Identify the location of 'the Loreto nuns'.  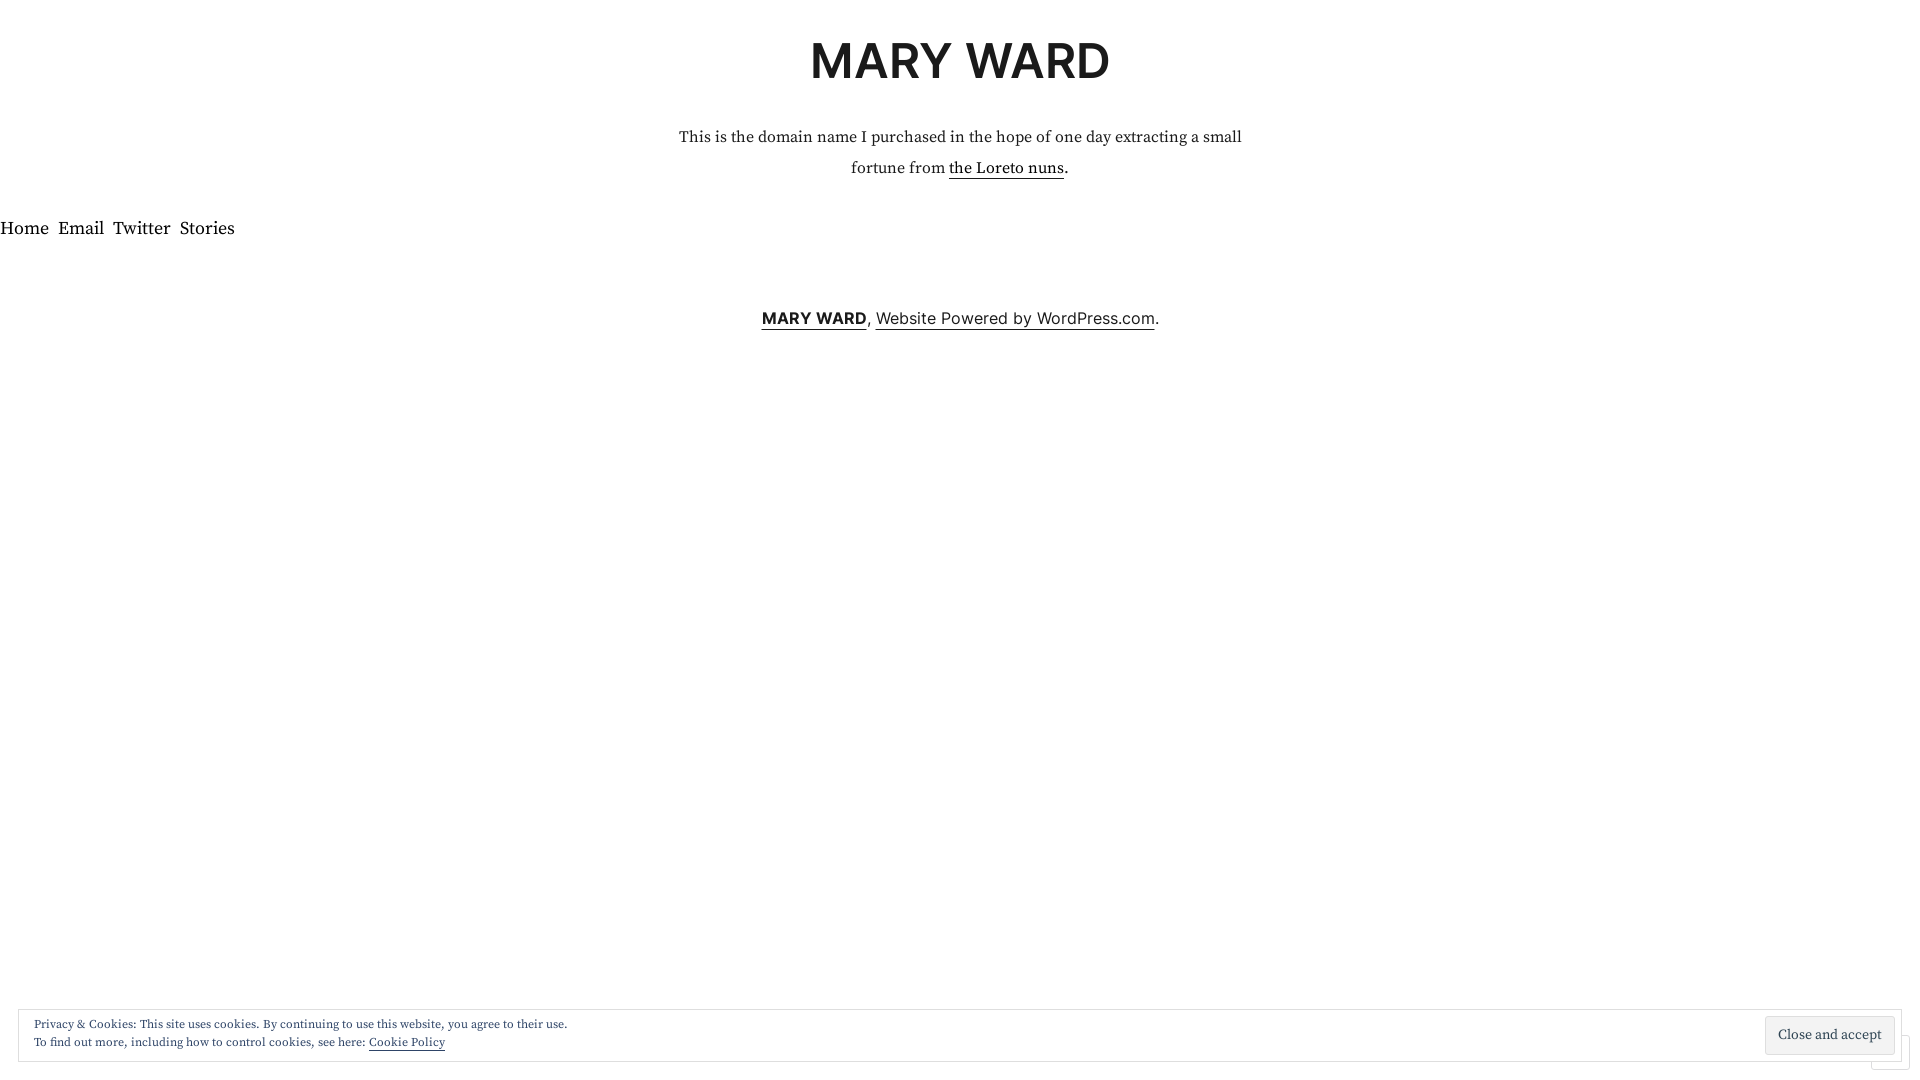
(1006, 167).